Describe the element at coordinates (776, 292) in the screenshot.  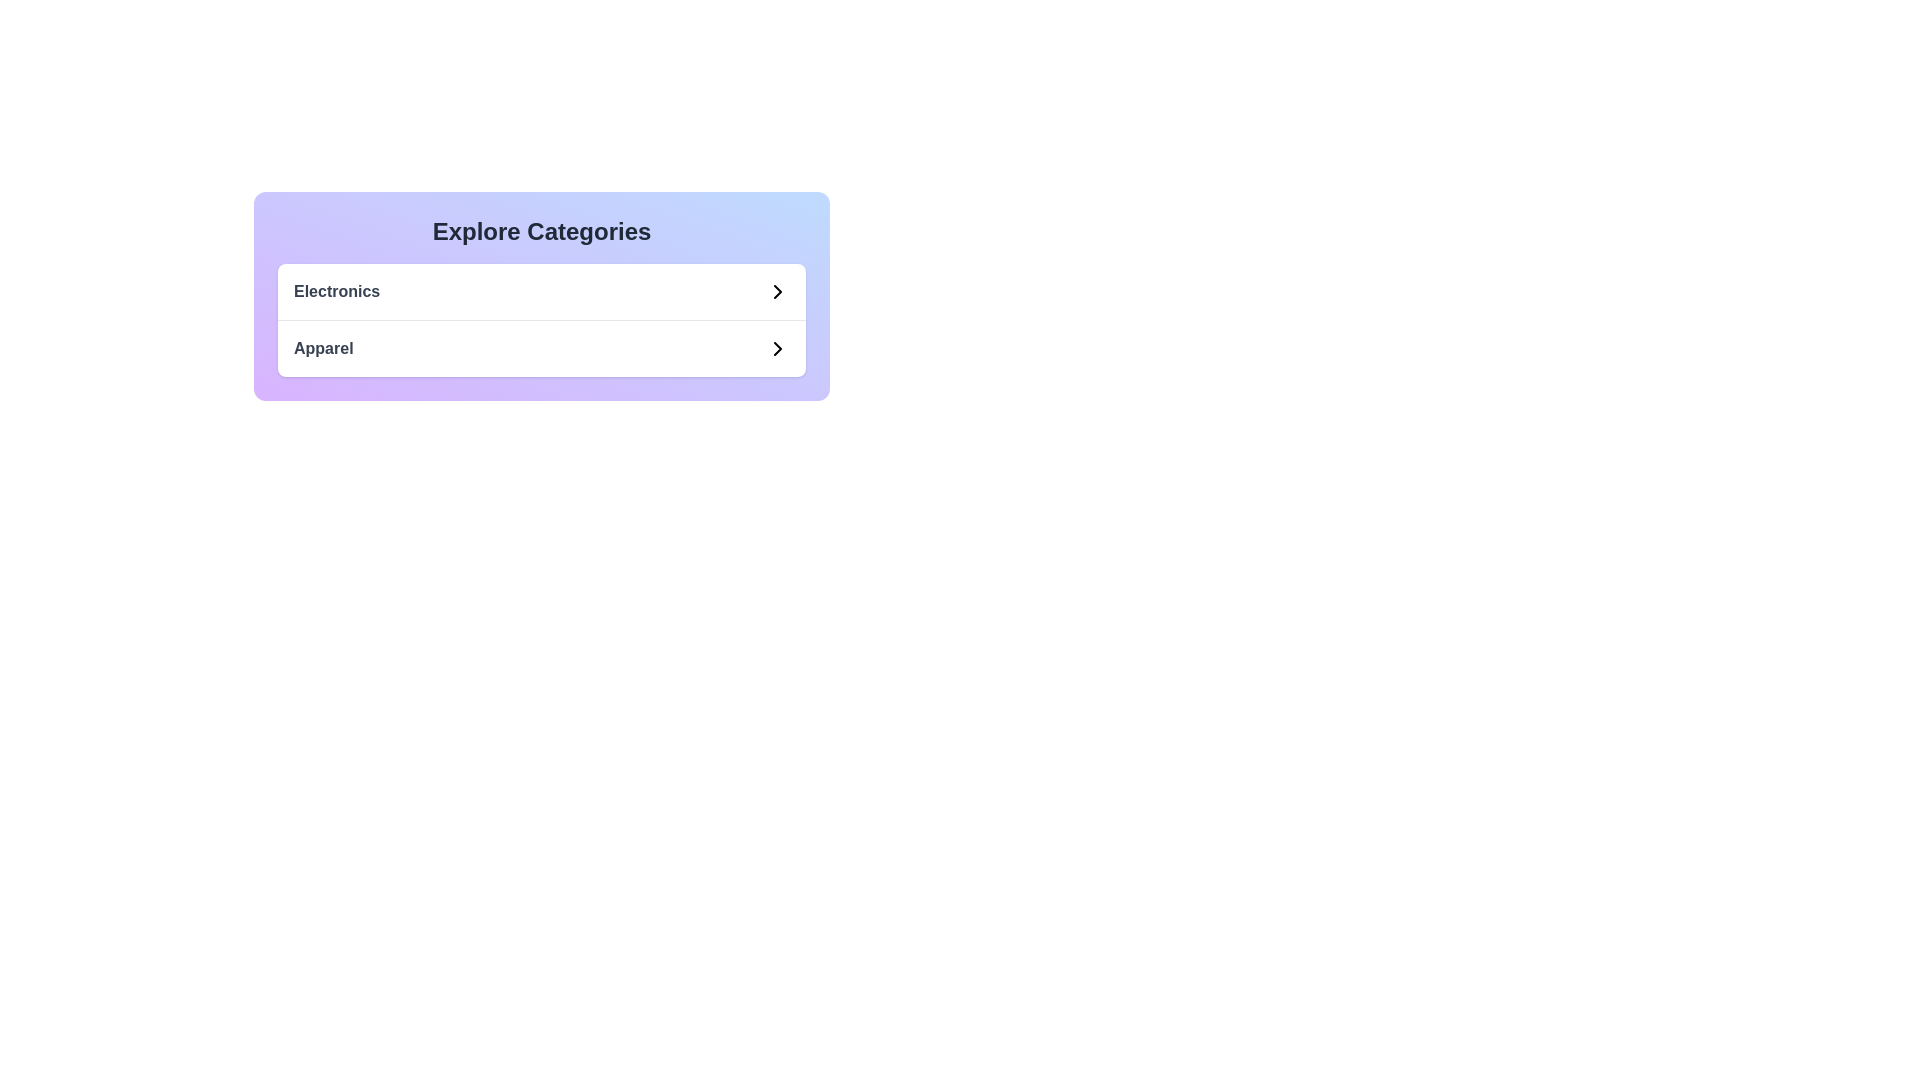
I see `the rightward chevron icon located at the far right of the 'Electronics' category row in the 'Explore Categories' section` at that location.